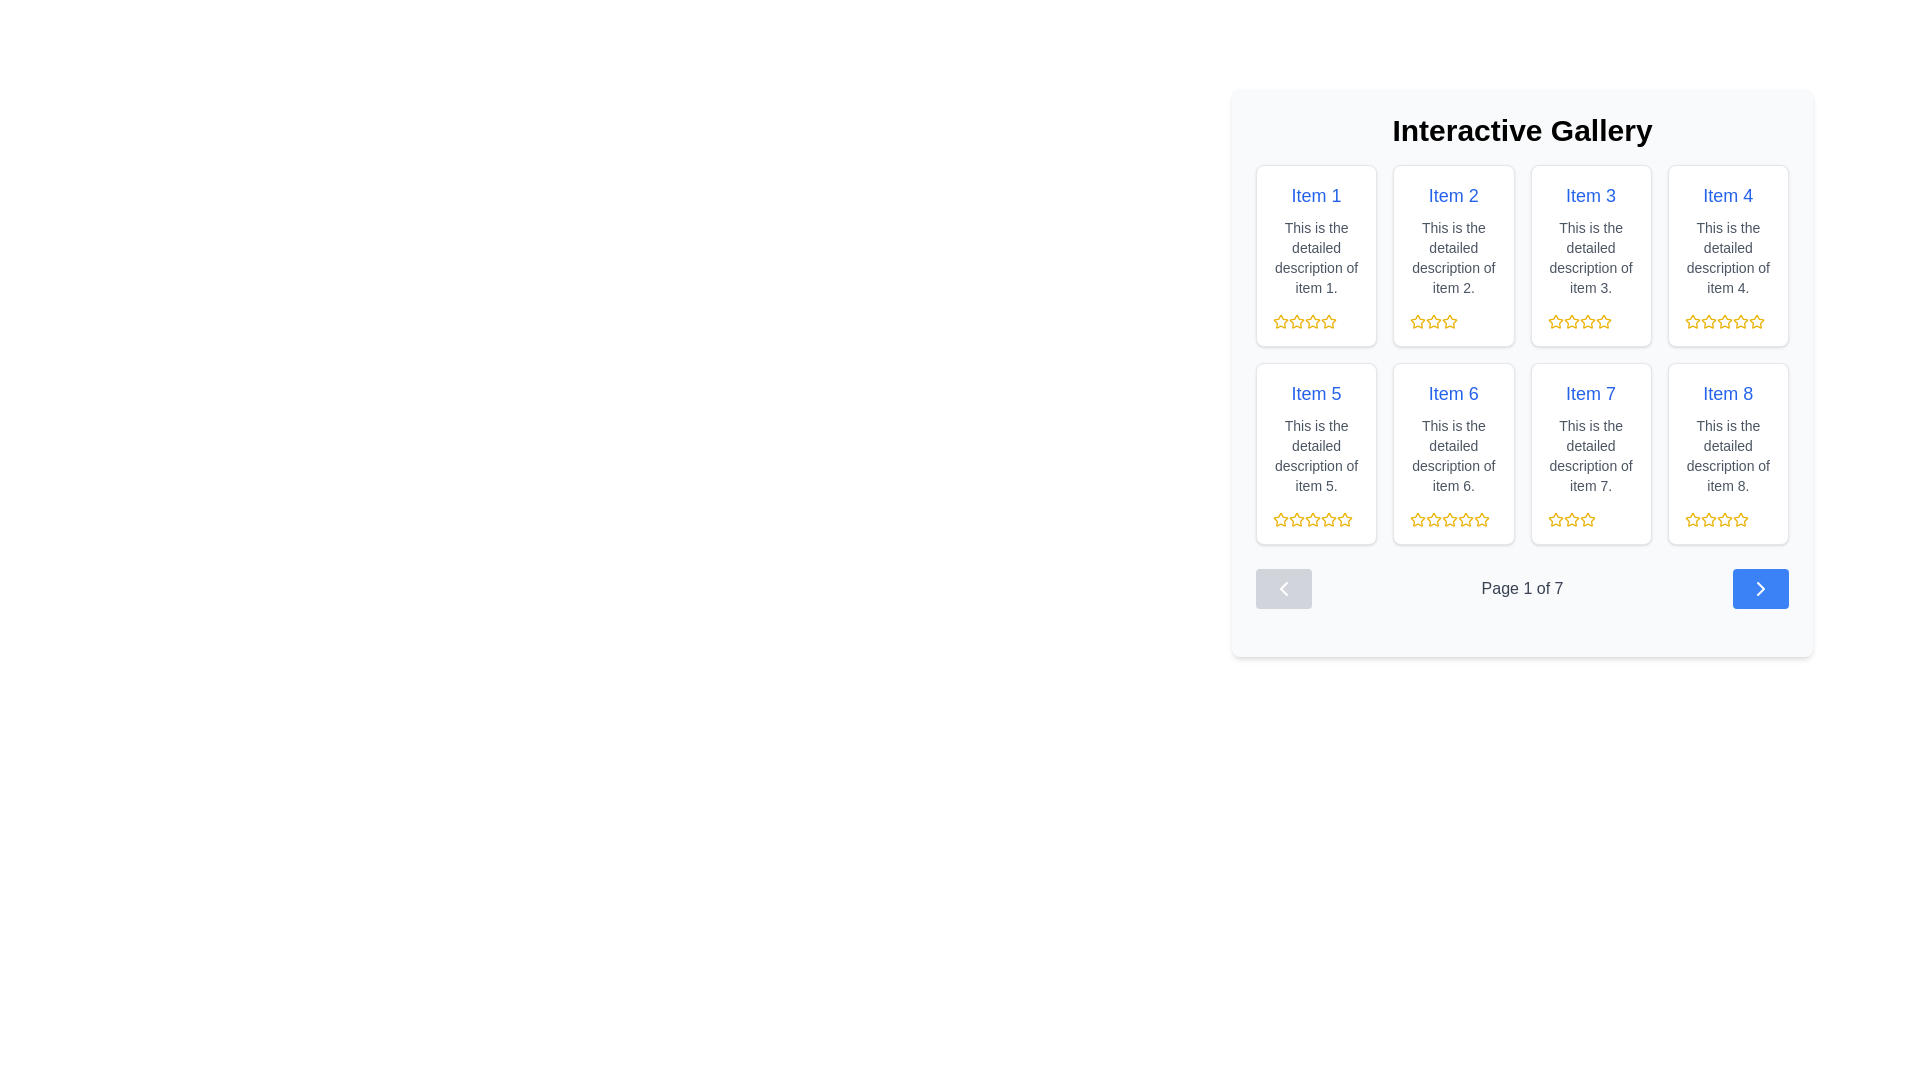 This screenshot has width=1920, height=1080. Describe the element at coordinates (1554, 320) in the screenshot. I see `the yellow hollow center star icon to rate it, which is the first star in the rating row beneath the 'Item 3' card in the interactive gallery grid` at that location.